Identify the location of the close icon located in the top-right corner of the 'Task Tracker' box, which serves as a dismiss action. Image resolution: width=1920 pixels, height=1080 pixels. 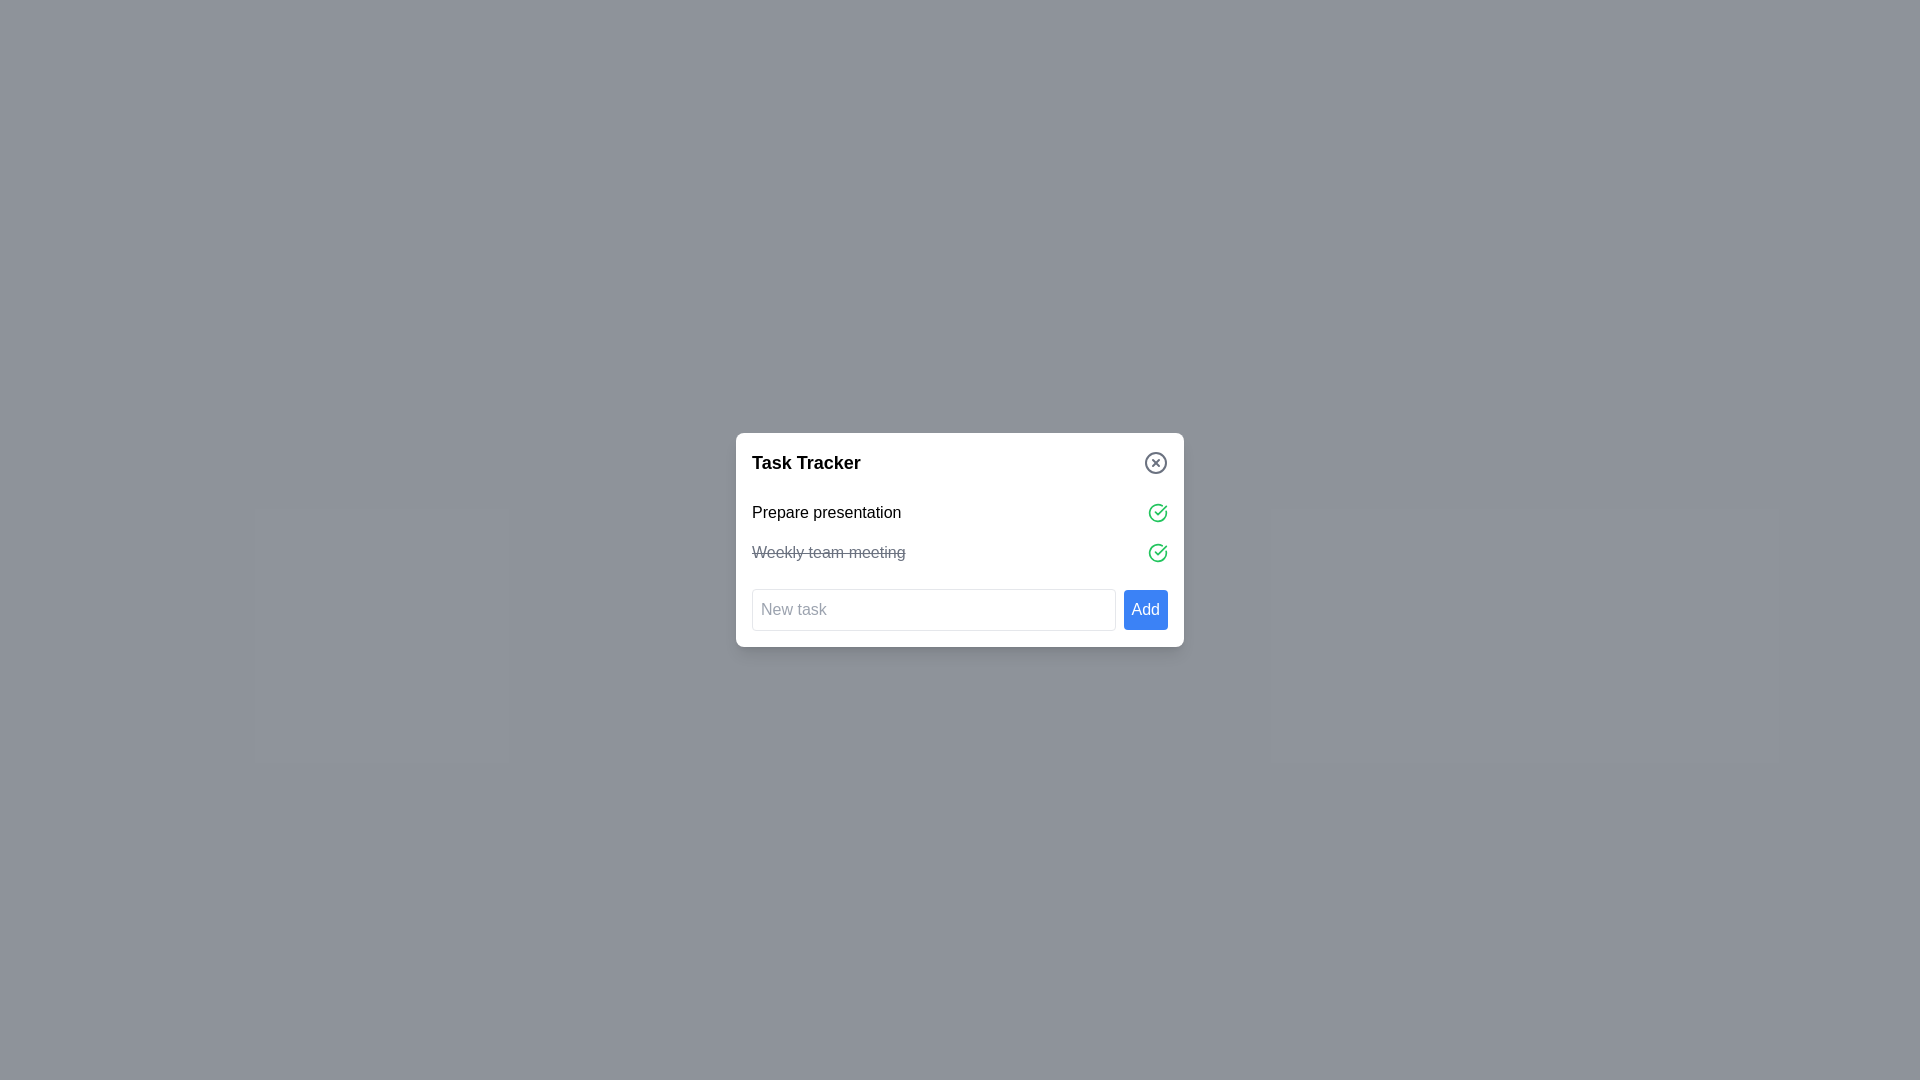
(1156, 462).